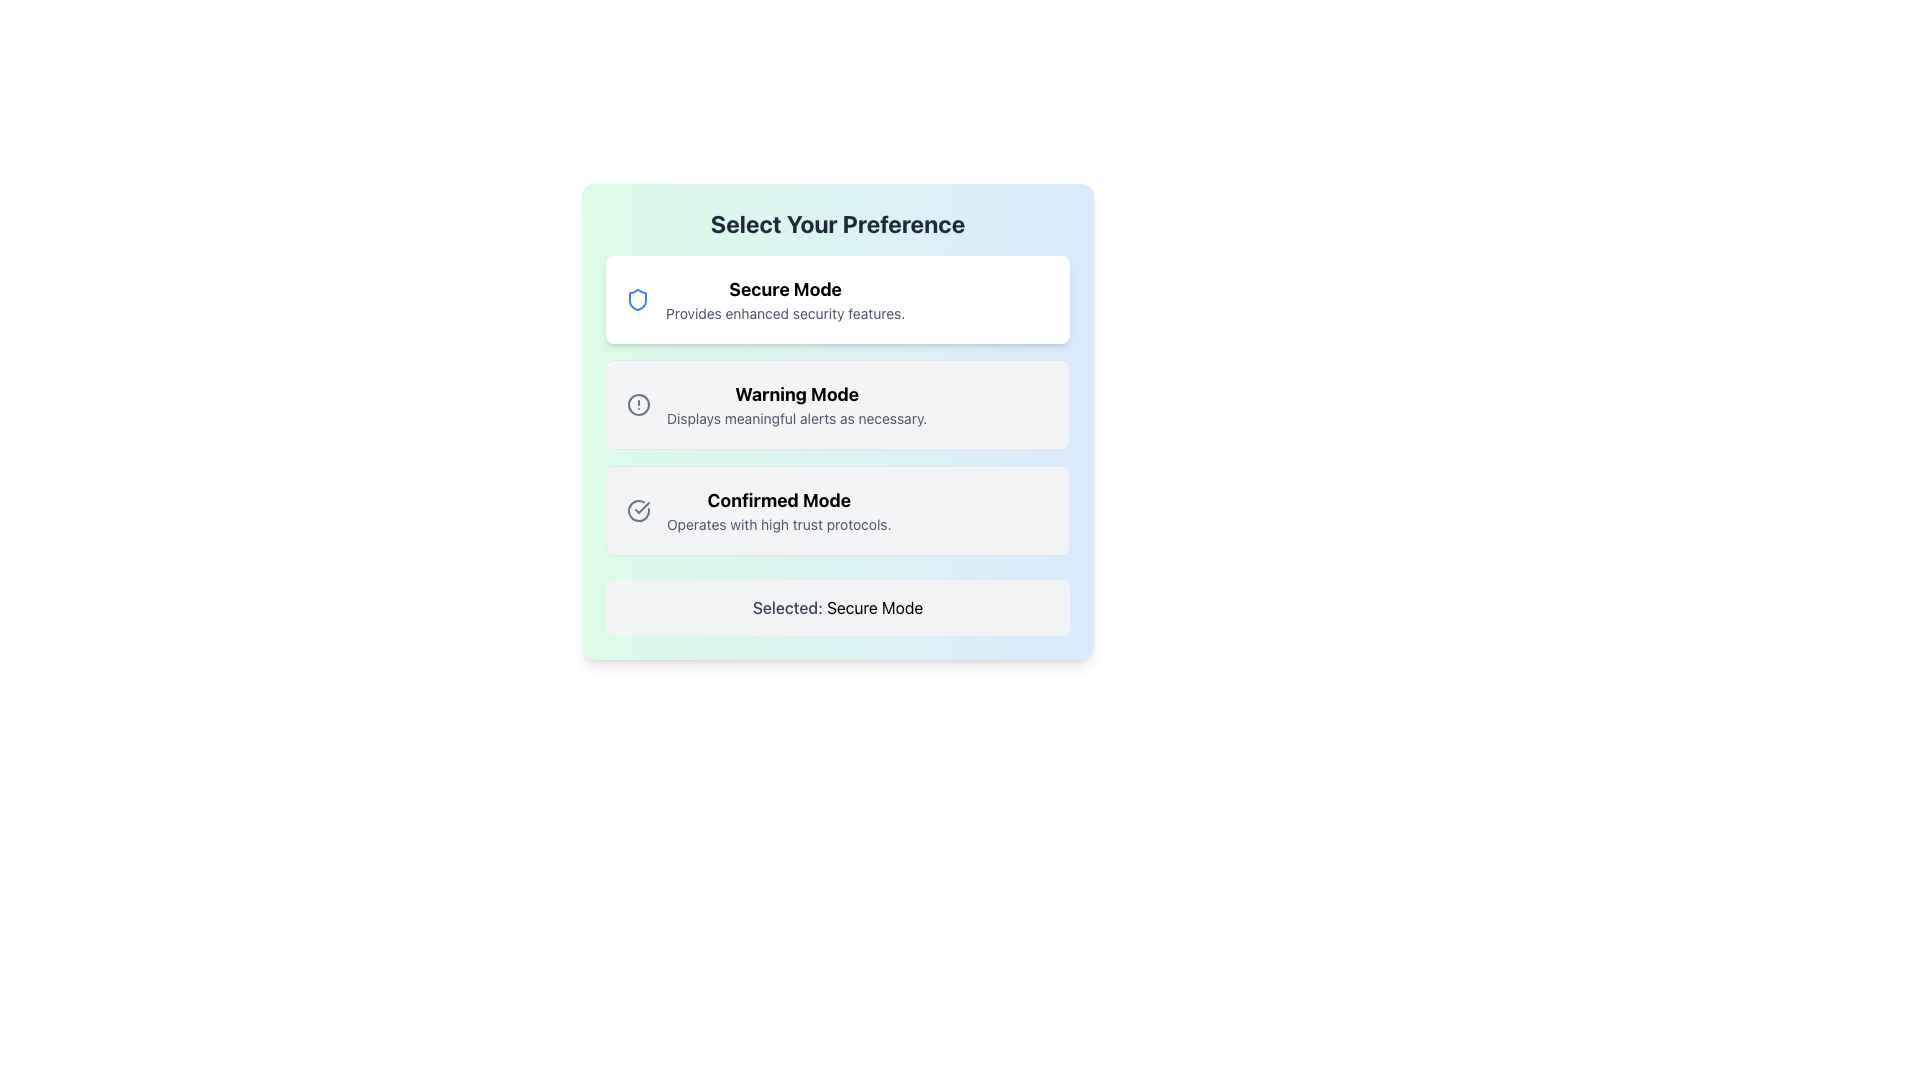 Image resolution: width=1920 pixels, height=1080 pixels. I want to click on the Decorative Icon that represents security, located to the left of the 'Secure Mode' title in the first selectable option of the preference list, so click(637, 300).